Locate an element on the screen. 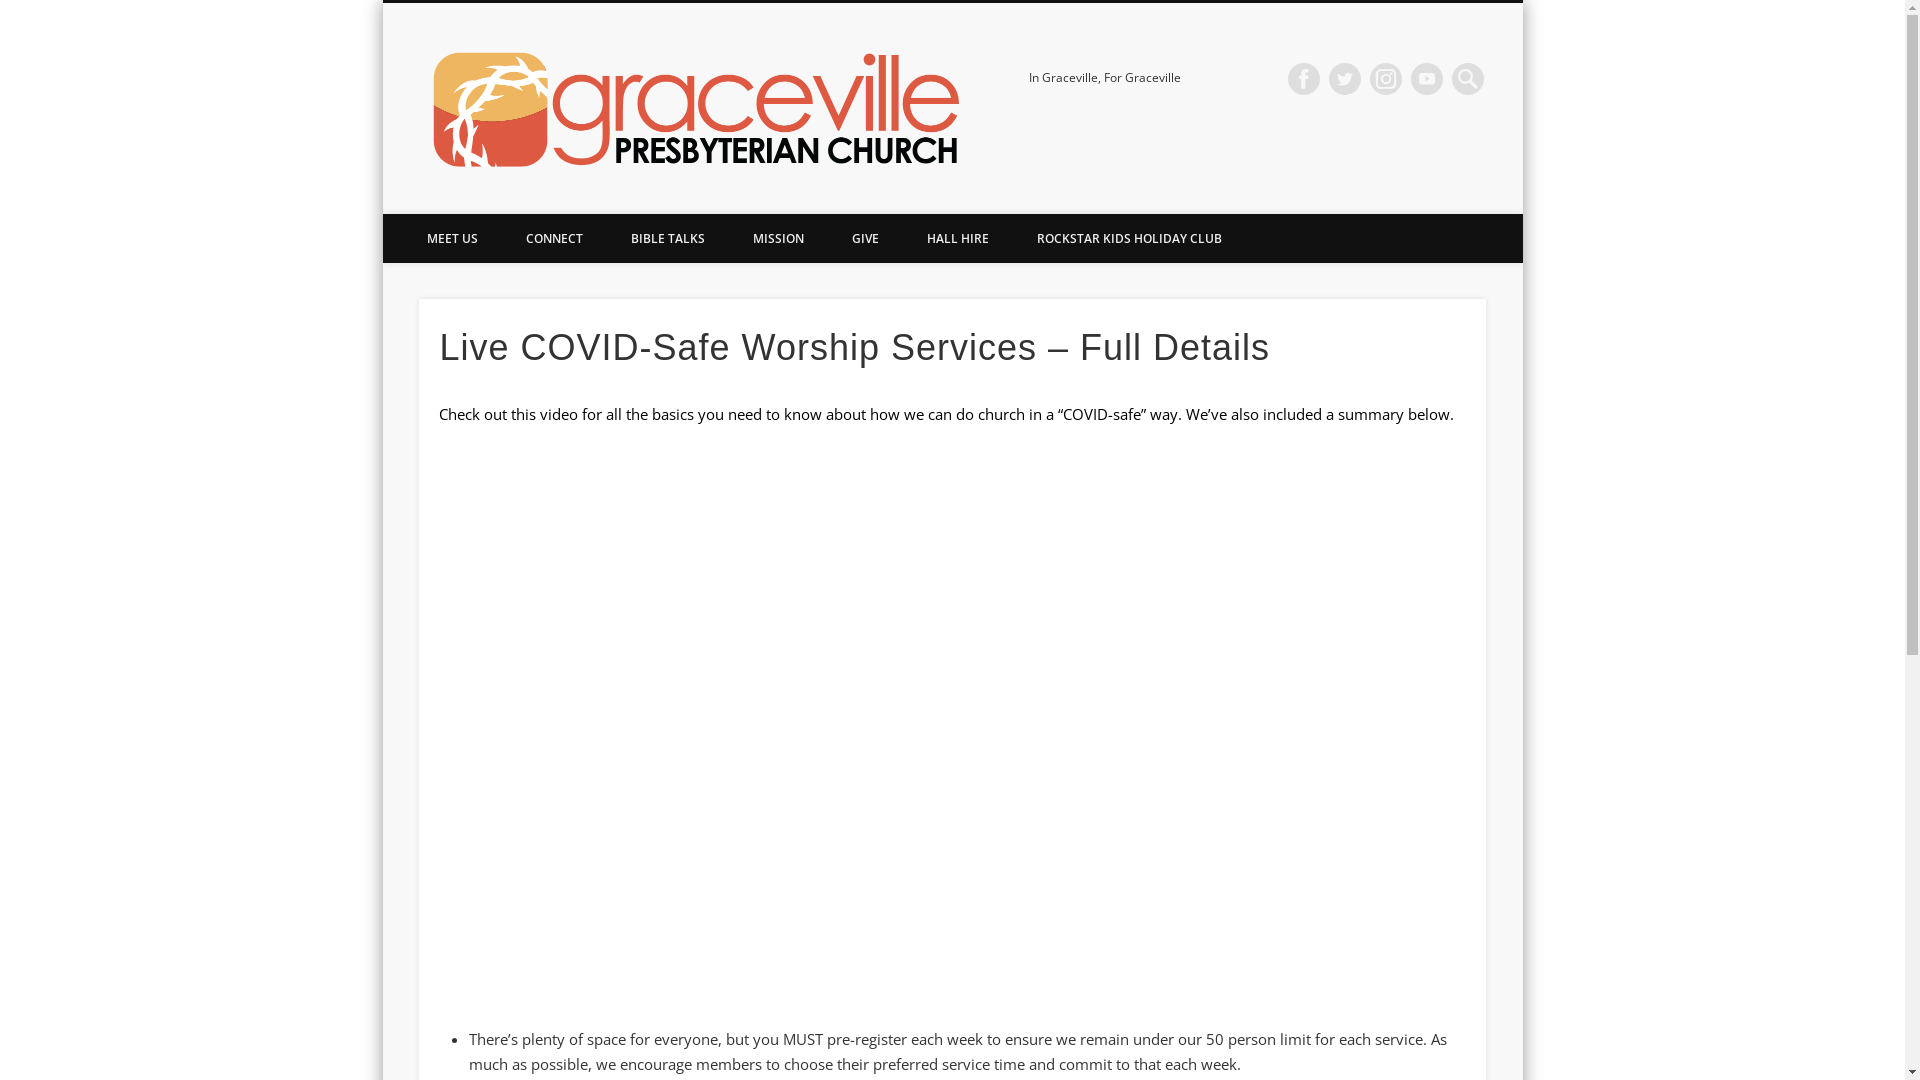 The image size is (1920, 1080). 'CONNECT' is located at coordinates (554, 237).